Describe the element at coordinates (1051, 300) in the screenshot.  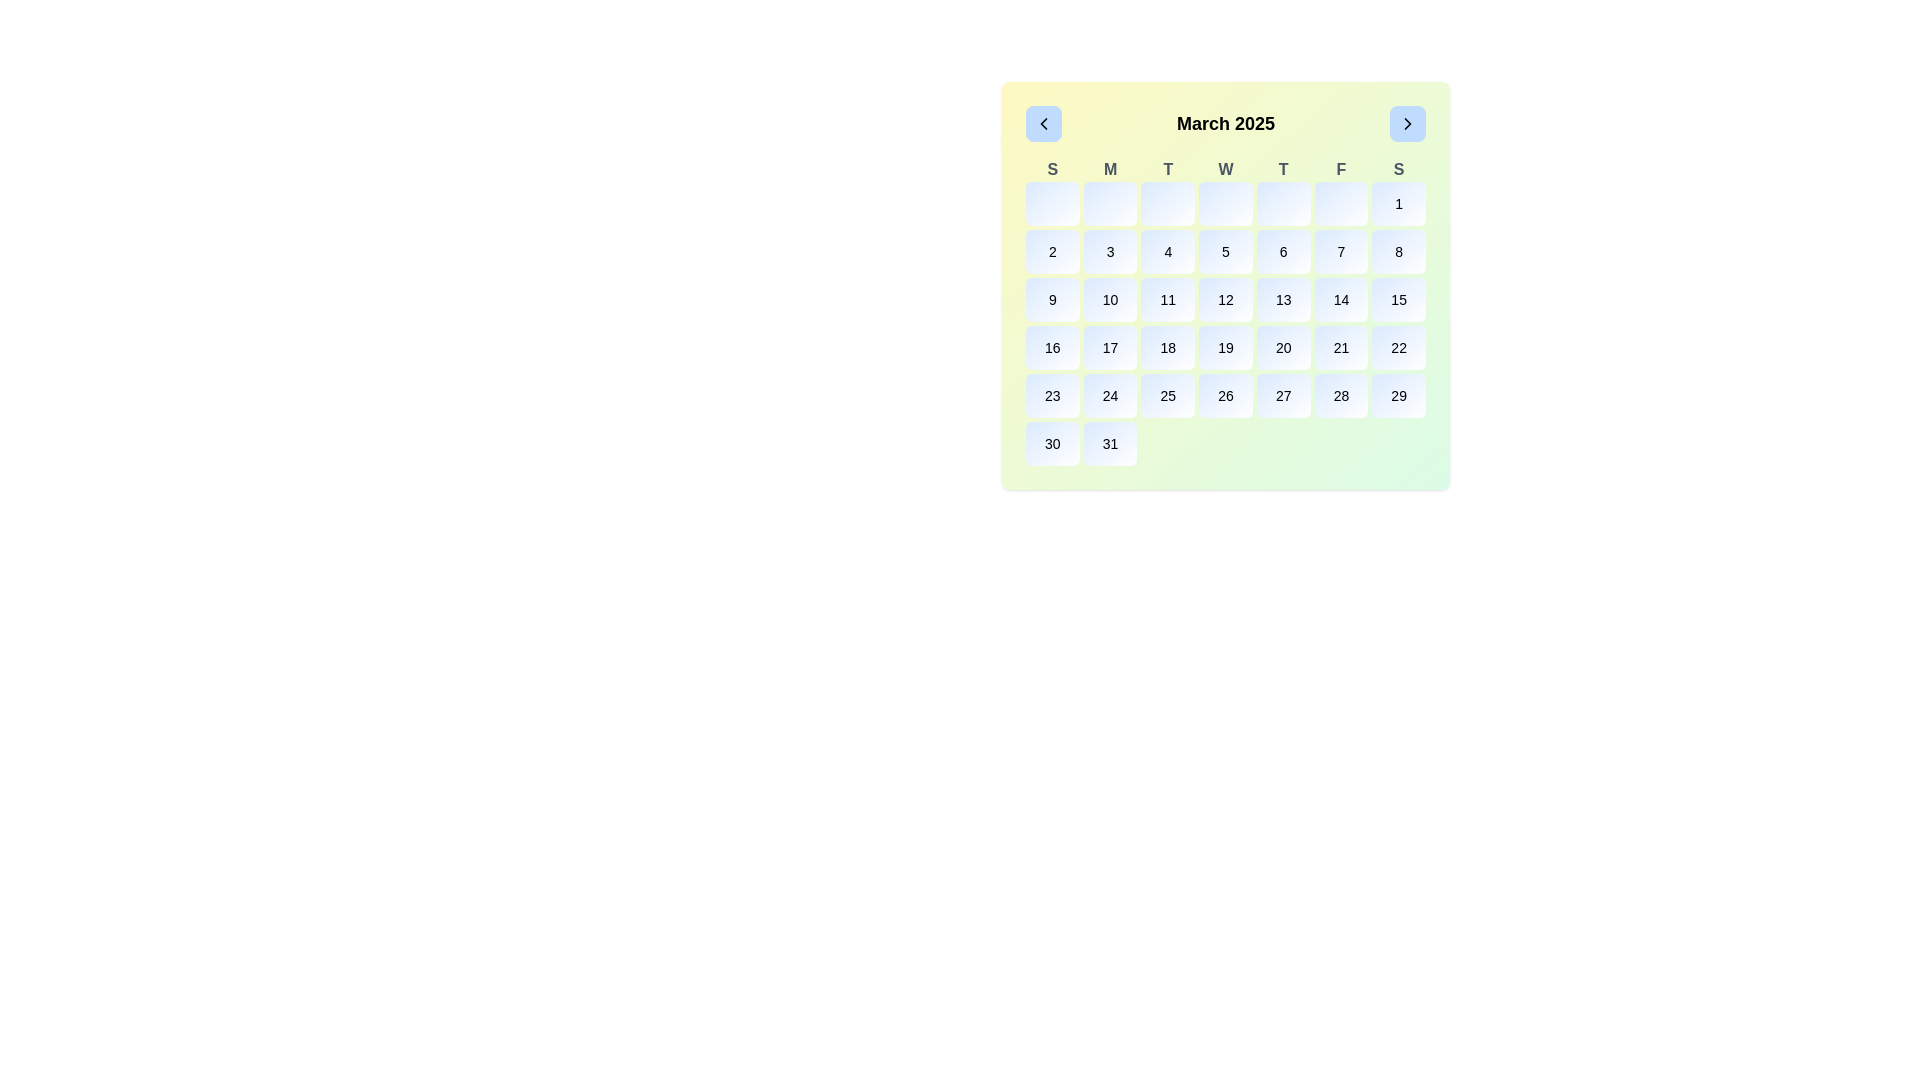
I see `the button representing the 9th day of the month in the calendar interface` at that location.